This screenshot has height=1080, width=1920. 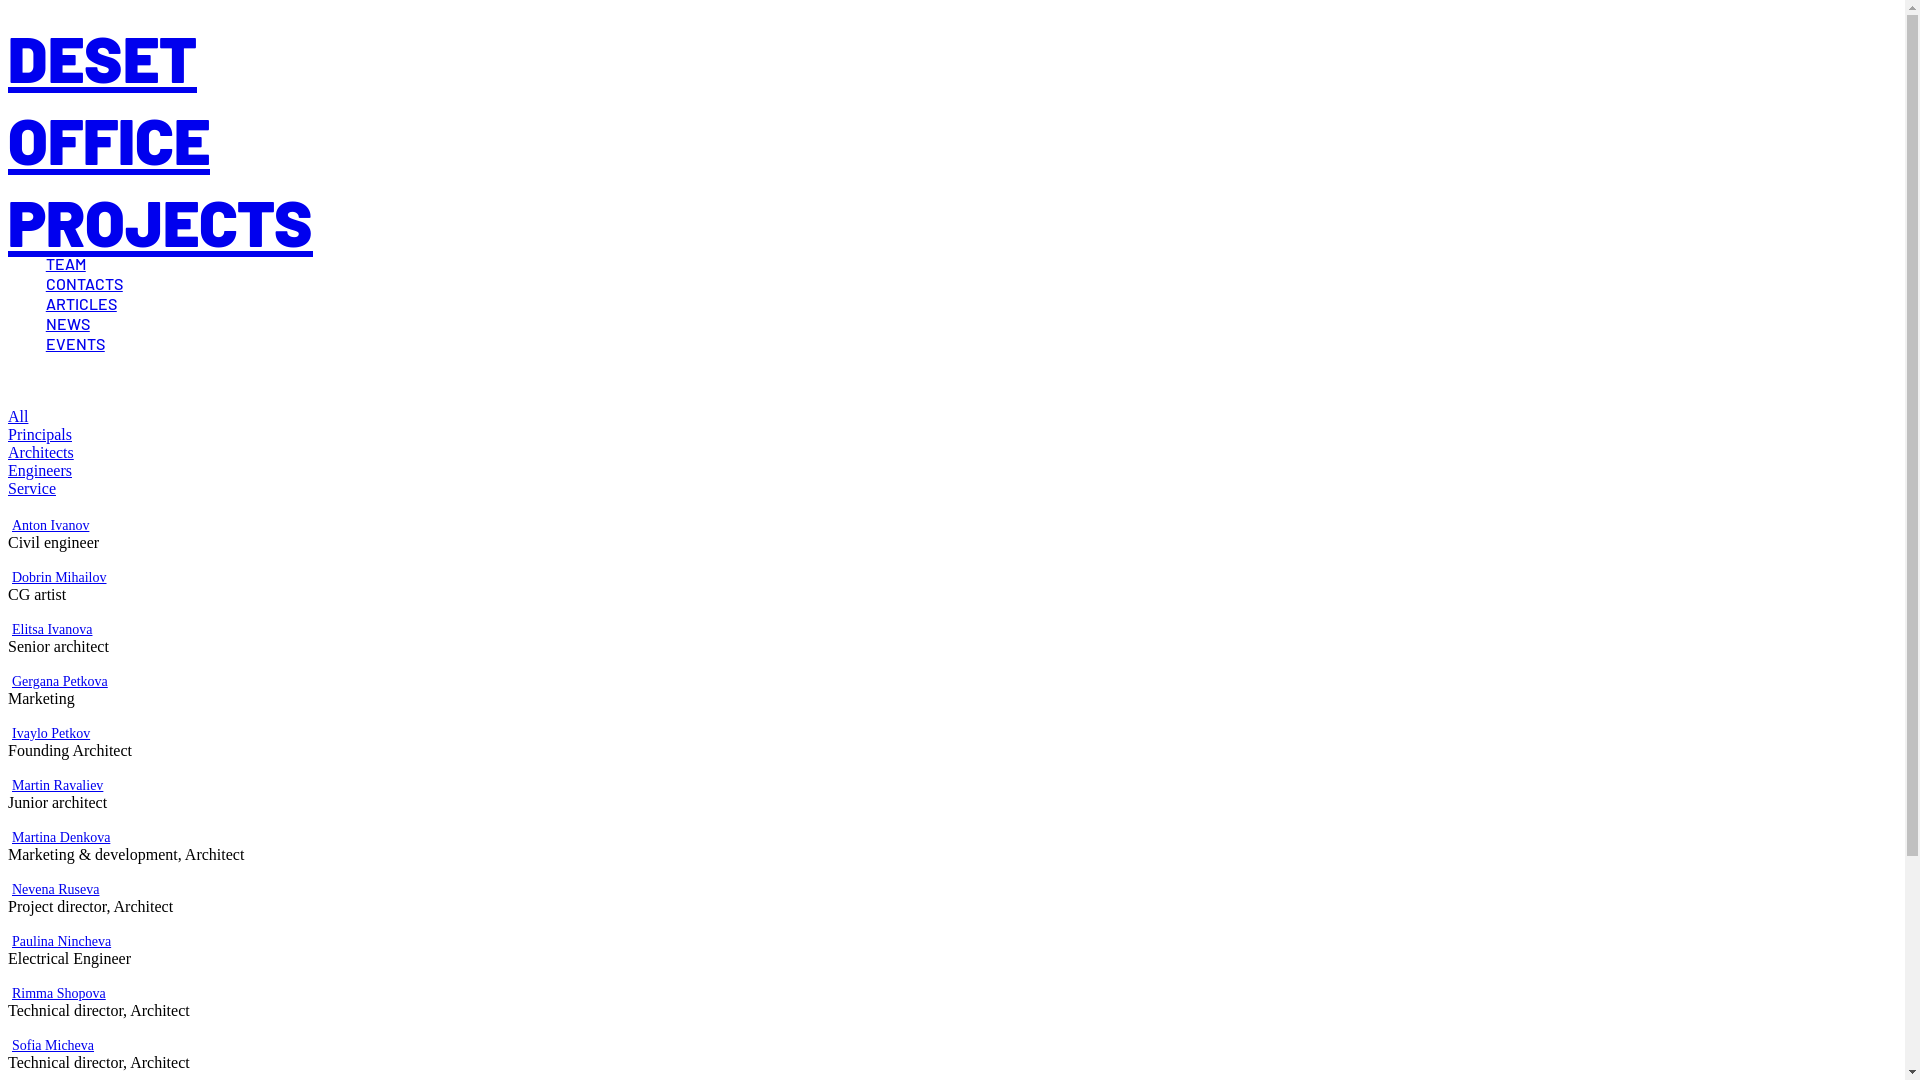 What do you see at coordinates (57, 784) in the screenshot?
I see `'Martin Ravaliev'` at bounding box center [57, 784].